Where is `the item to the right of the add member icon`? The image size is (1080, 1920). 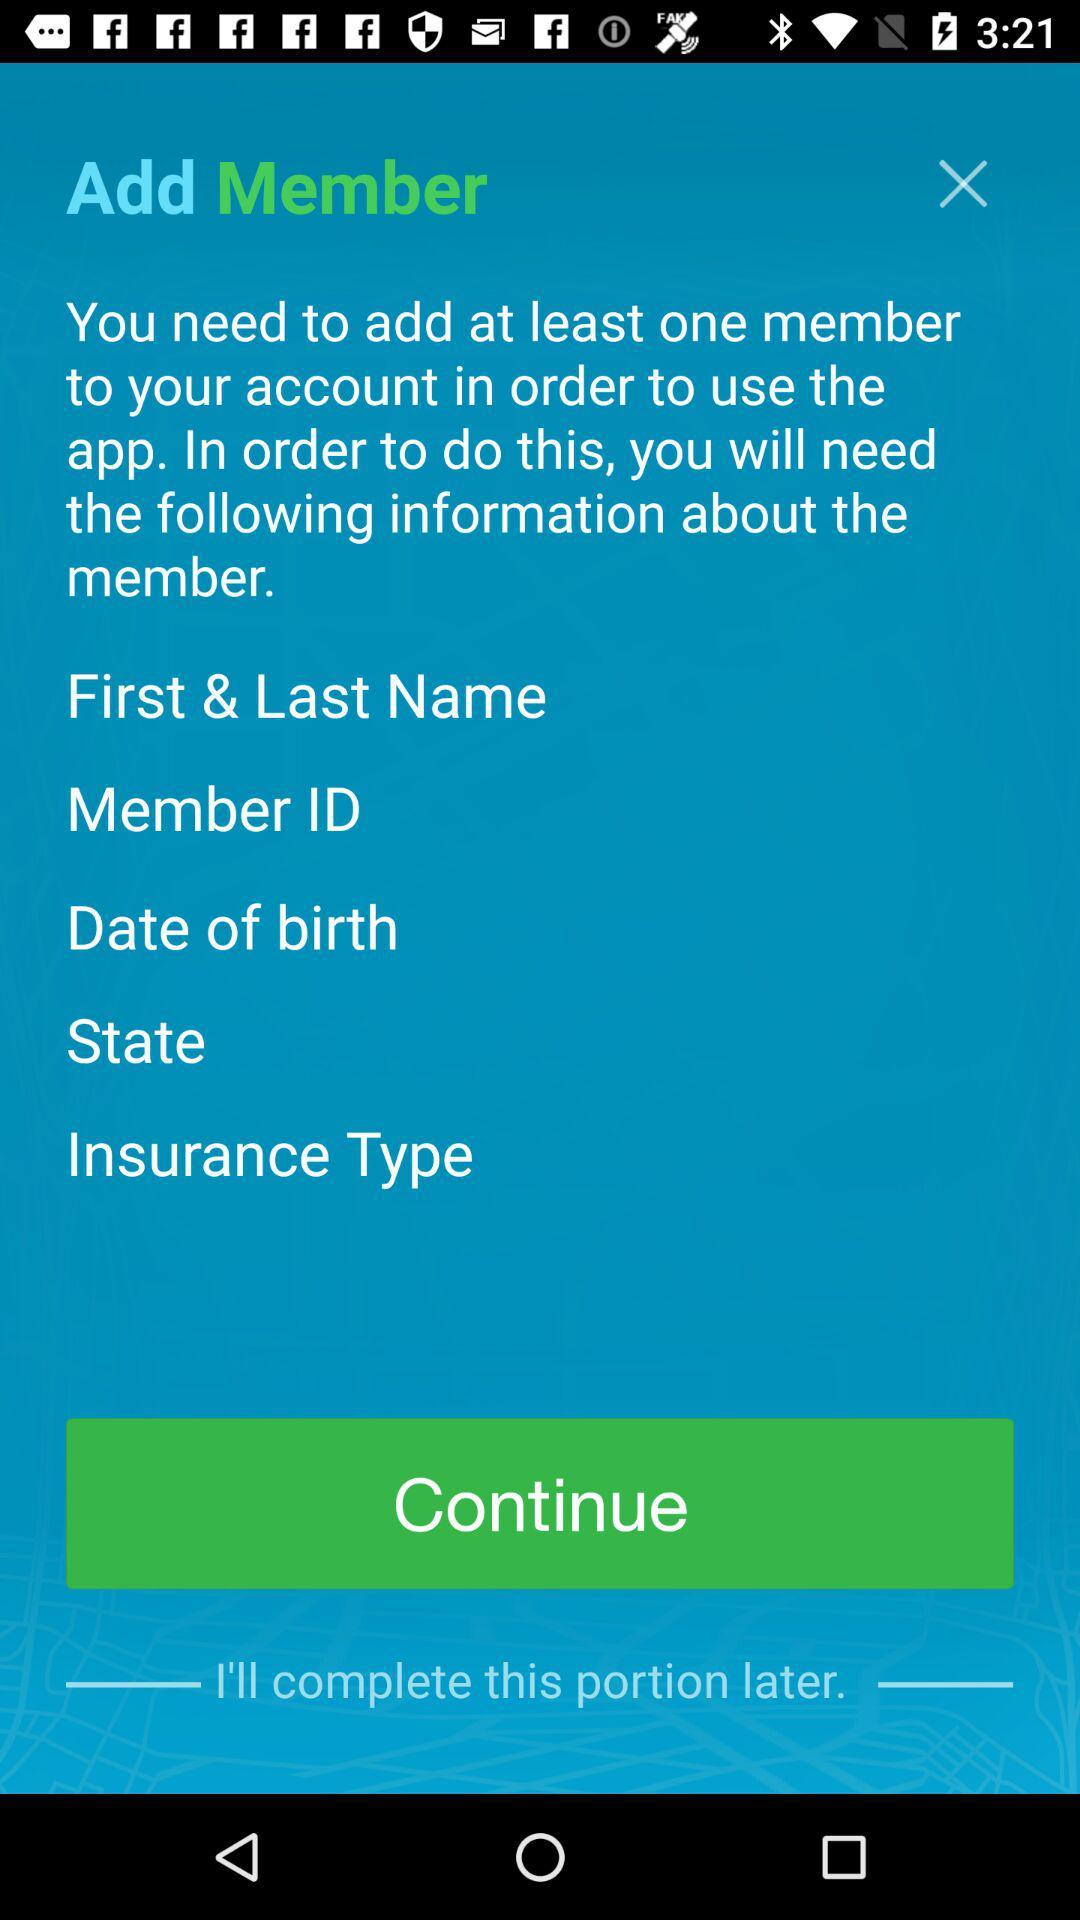
the item to the right of the add member icon is located at coordinates (962, 183).